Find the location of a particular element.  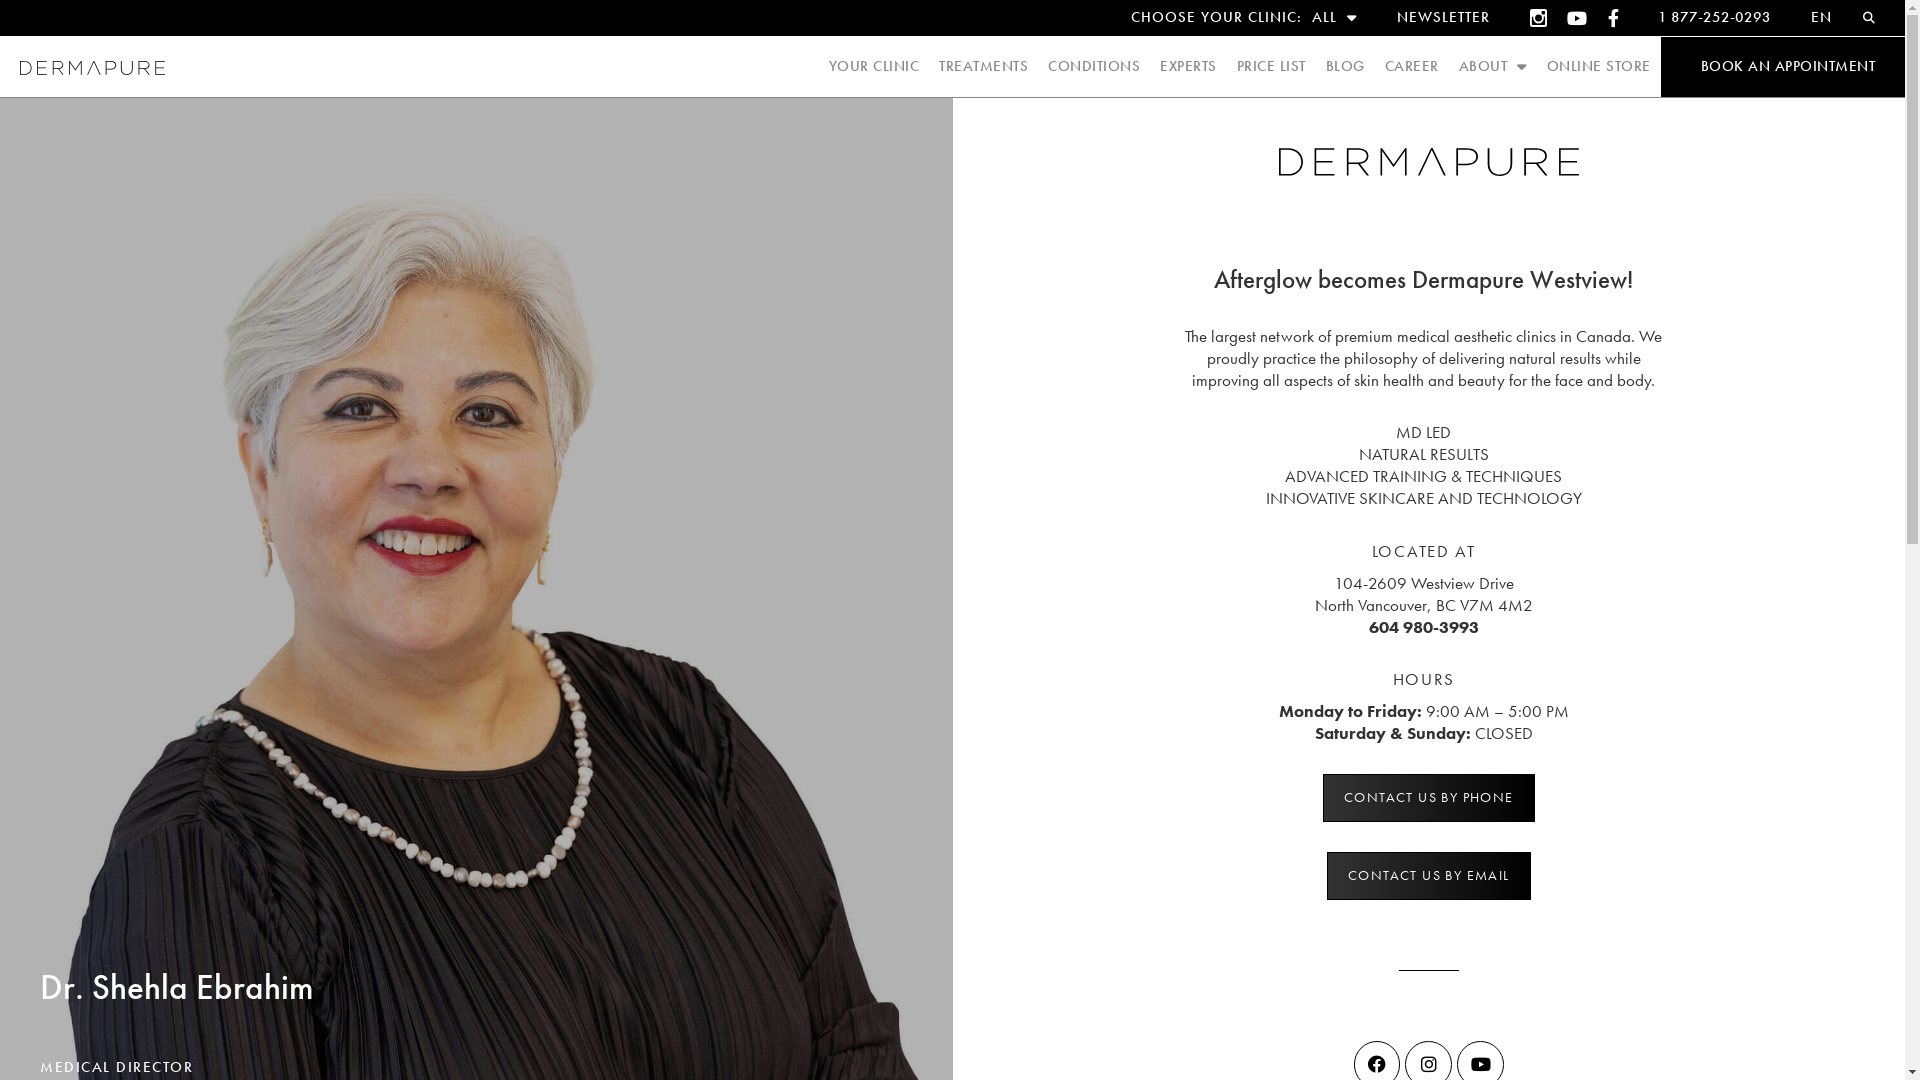

'CONDITIONS' is located at coordinates (1093, 65).